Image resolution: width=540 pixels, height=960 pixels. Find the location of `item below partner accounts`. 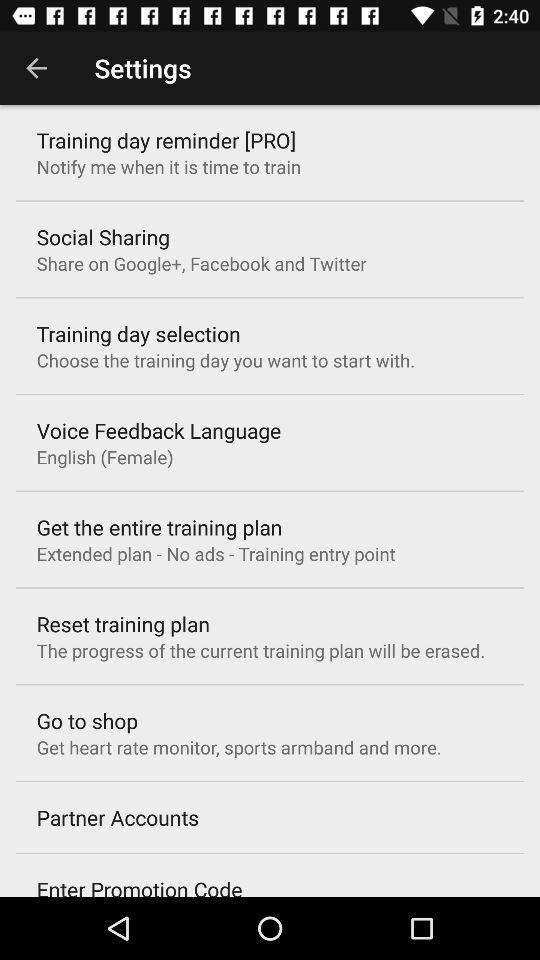

item below partner accounts is located at coordinates (138, 885).